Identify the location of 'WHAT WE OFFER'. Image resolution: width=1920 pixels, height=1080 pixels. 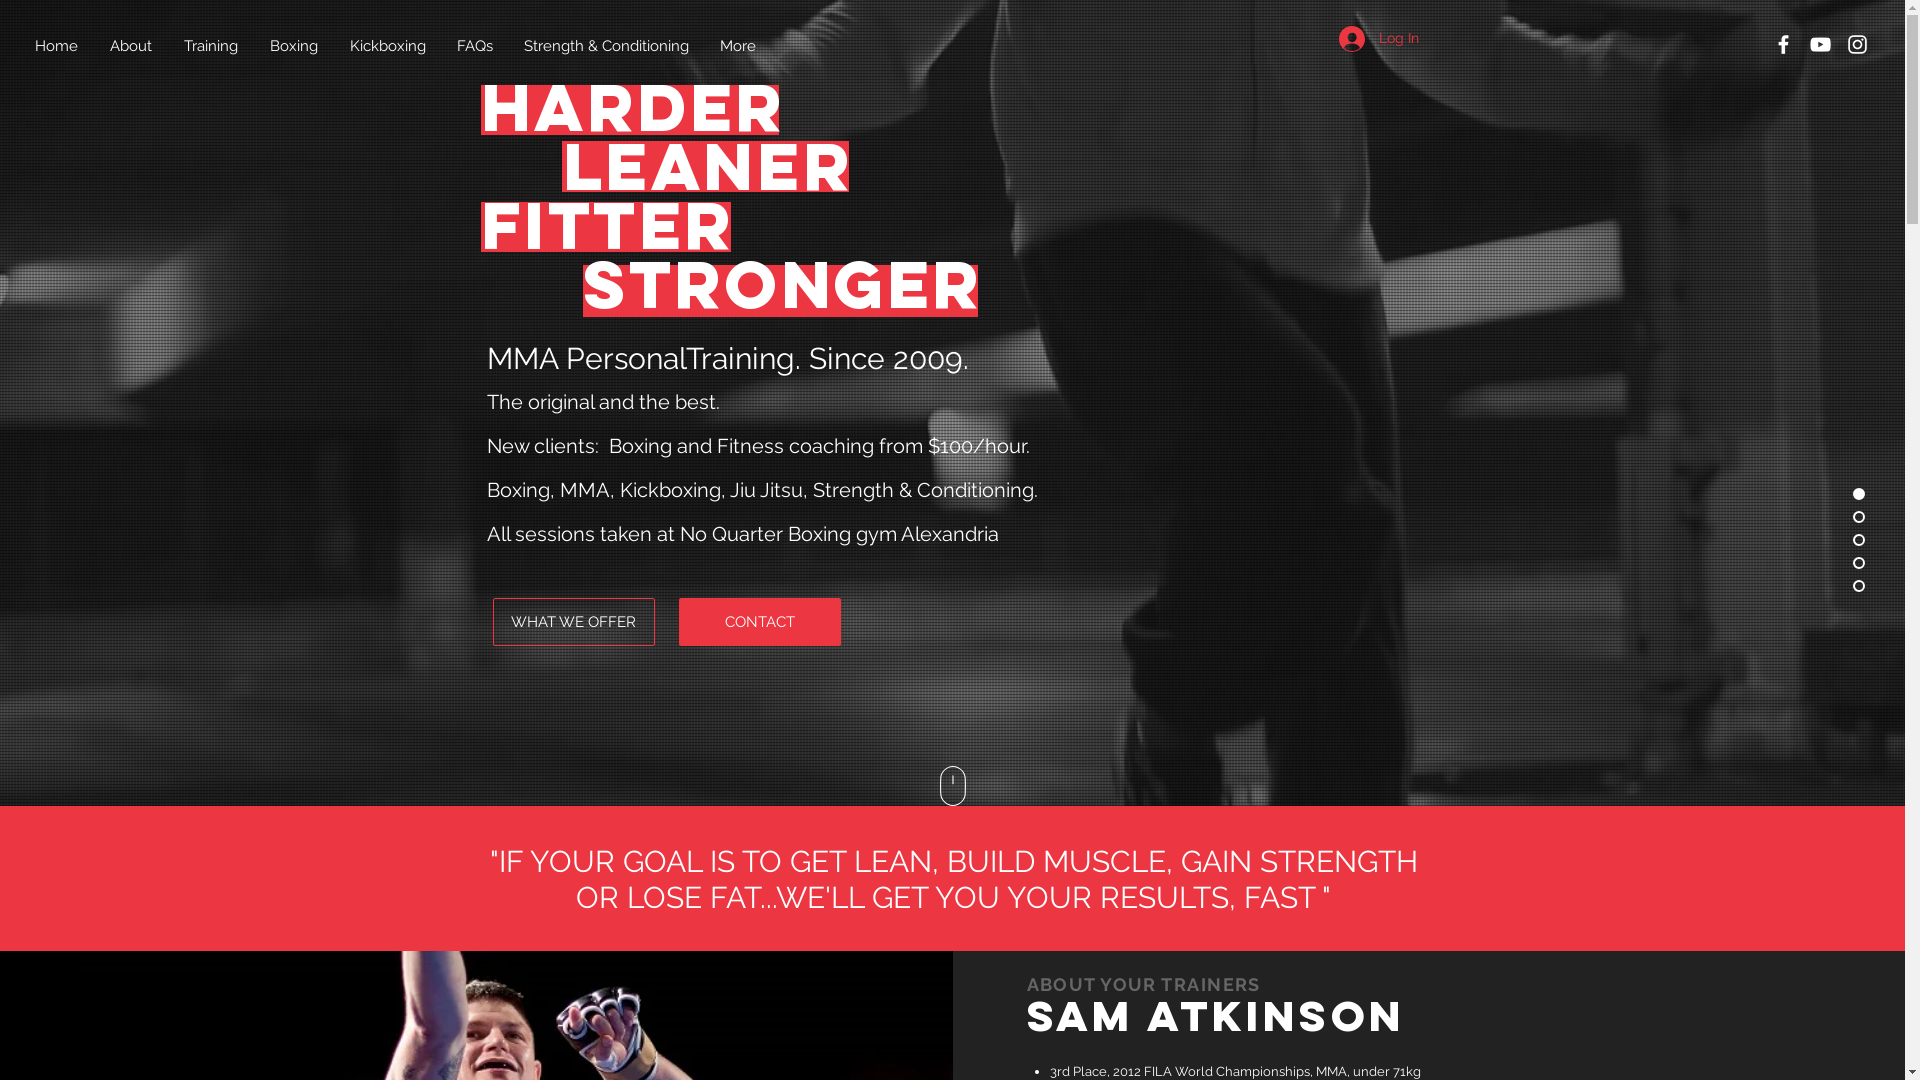
(491, 620).